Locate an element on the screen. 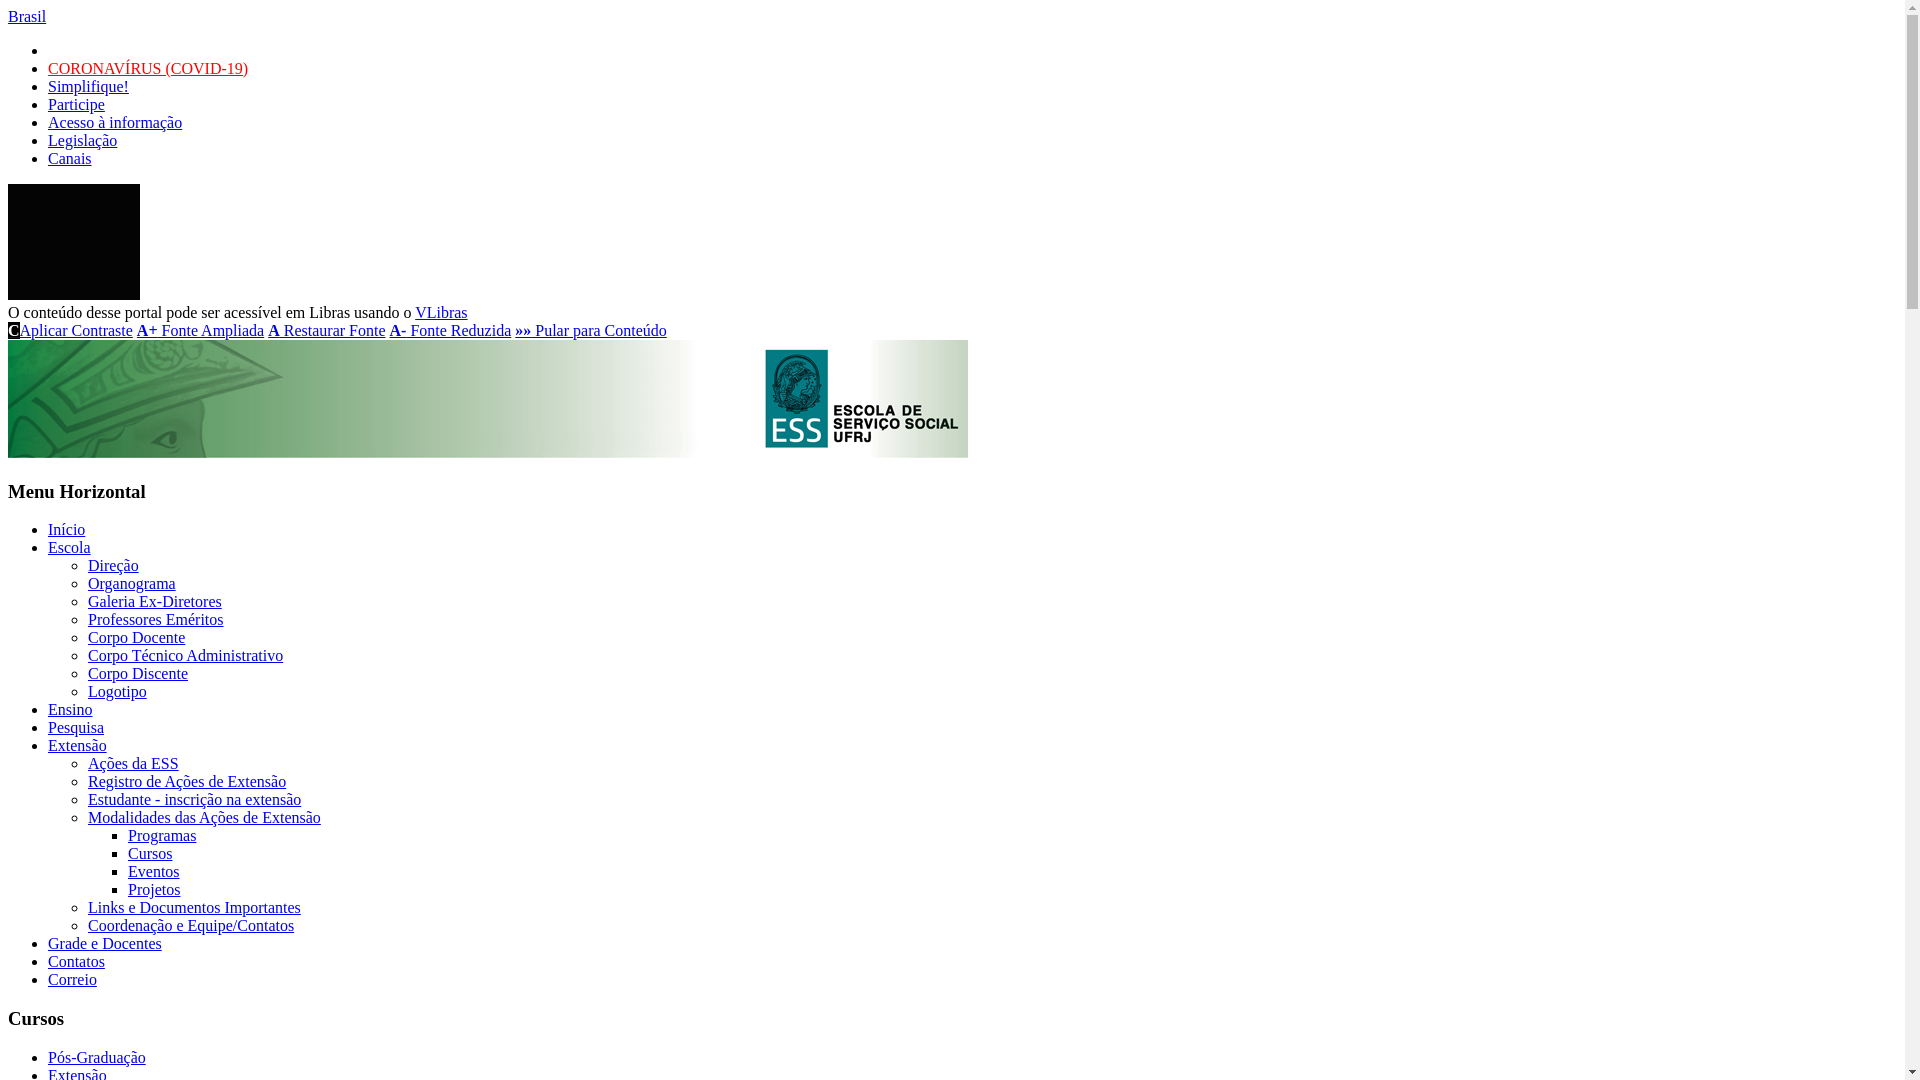  'Escola' is located at coordinates (48, 547).